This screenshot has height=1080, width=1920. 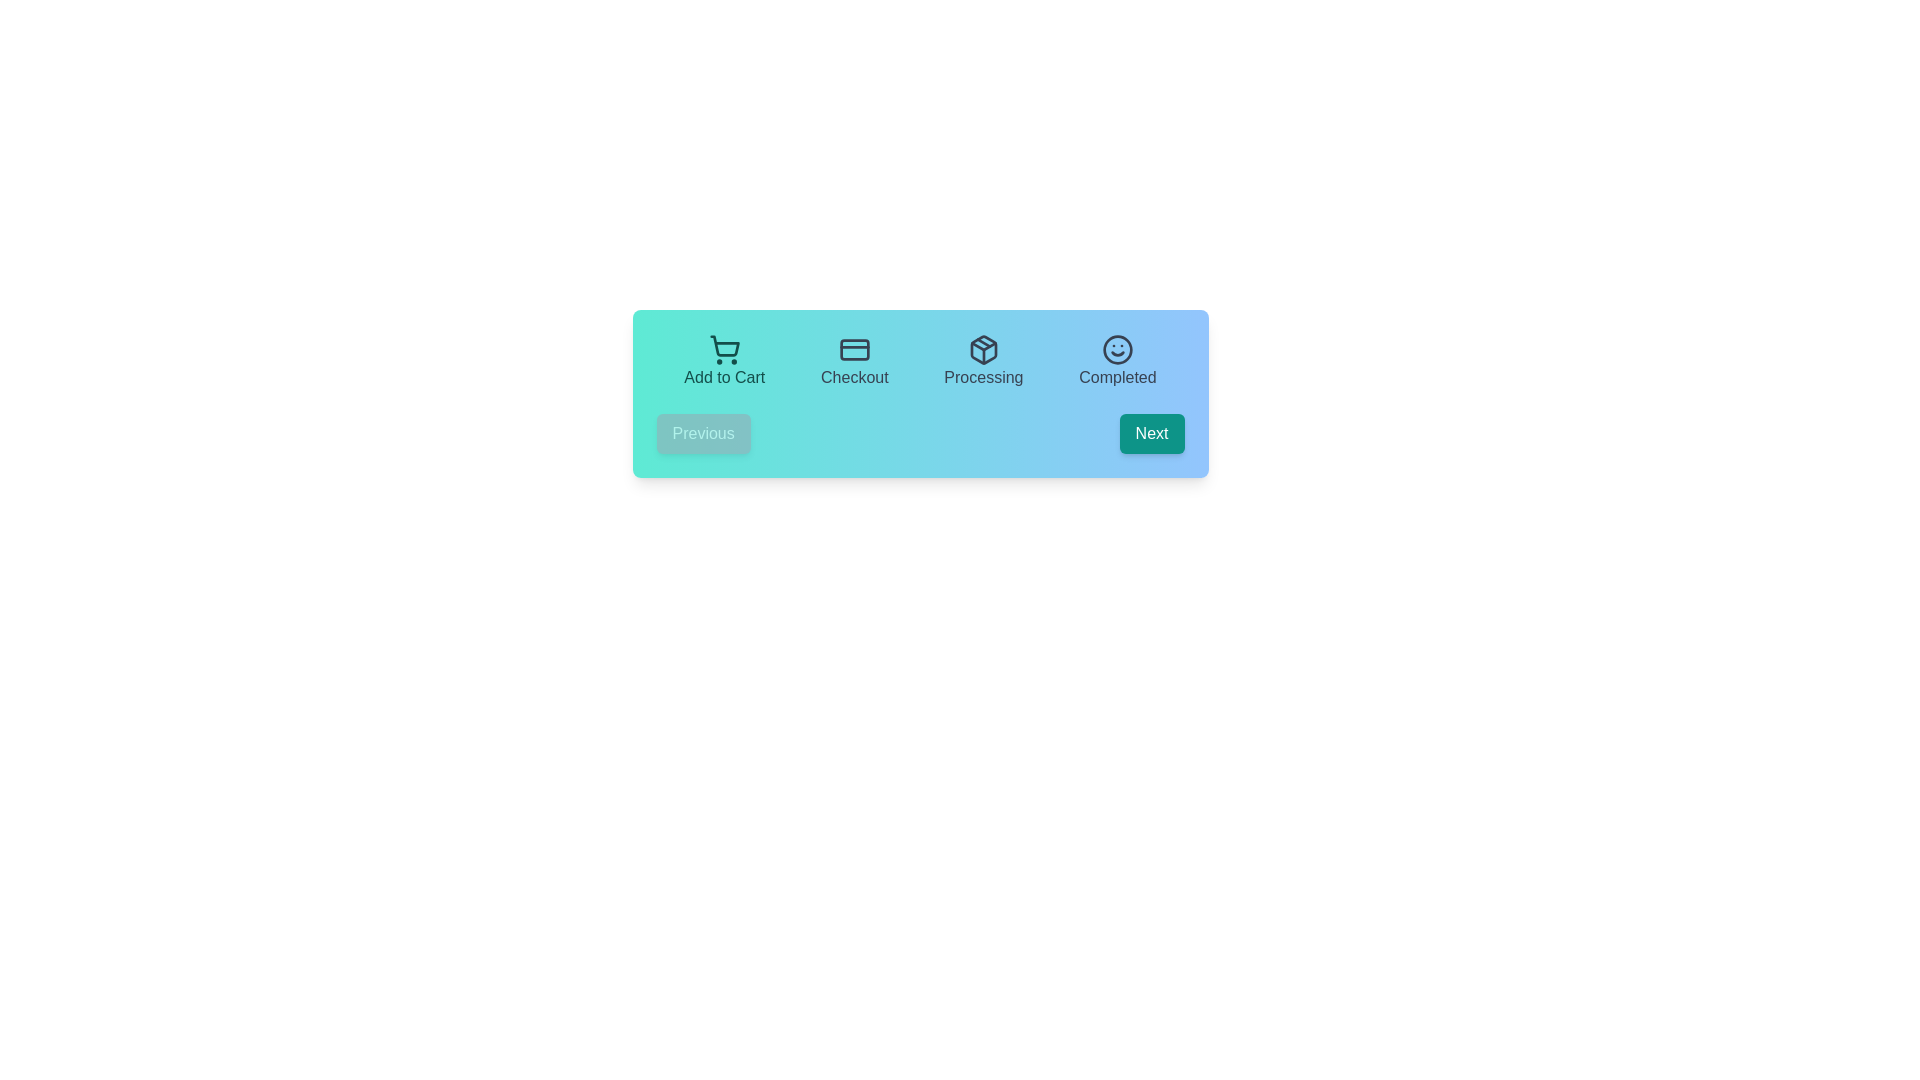 What do you see at coordinates (854, 362) in the screenshot?
I see `the step Checkout to observe the hover effect` at bounding box center [854, 362].